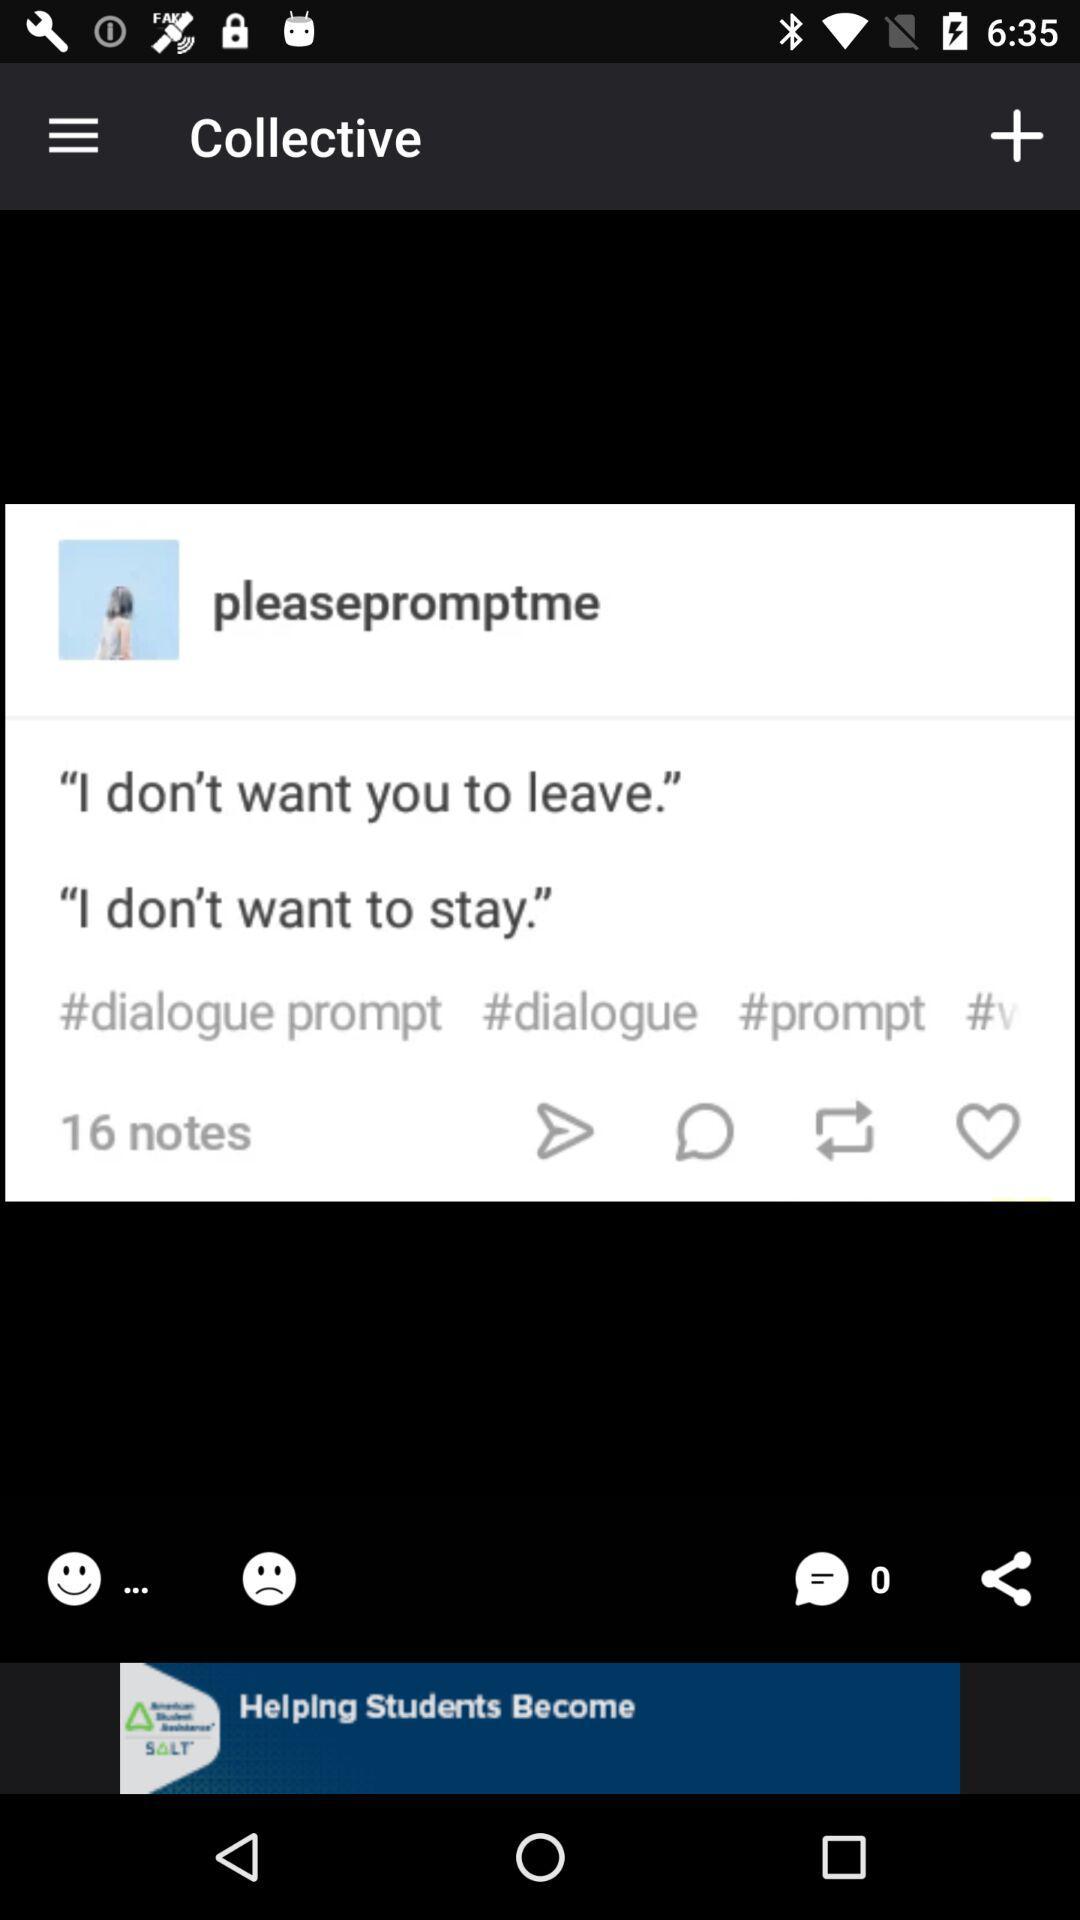 This screenshot has width=1080, height=1920. What do you see at coordinates (540, 1727) in the screenshot?
I see `linked page` at bounding box center [540, 1727].